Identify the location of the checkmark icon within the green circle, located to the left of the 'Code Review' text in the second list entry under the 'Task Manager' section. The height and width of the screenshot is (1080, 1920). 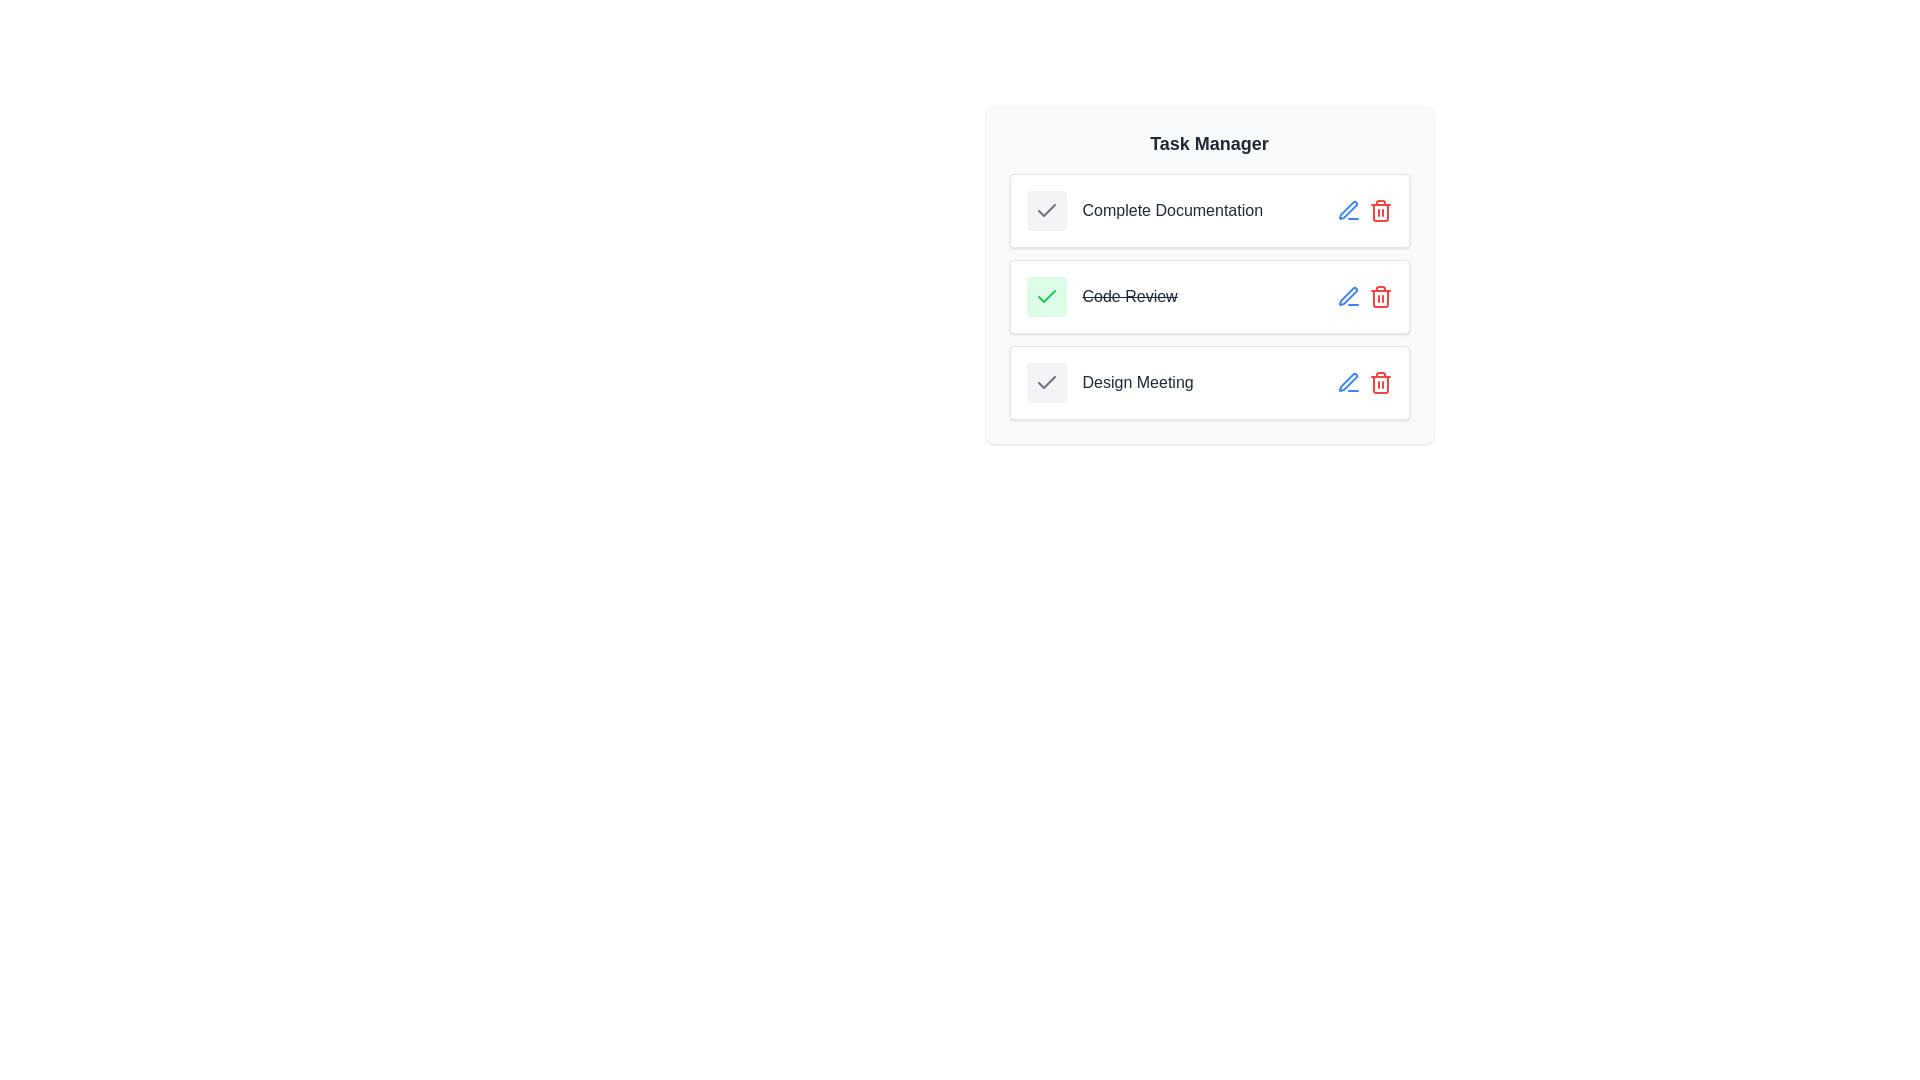
(1045, 297).